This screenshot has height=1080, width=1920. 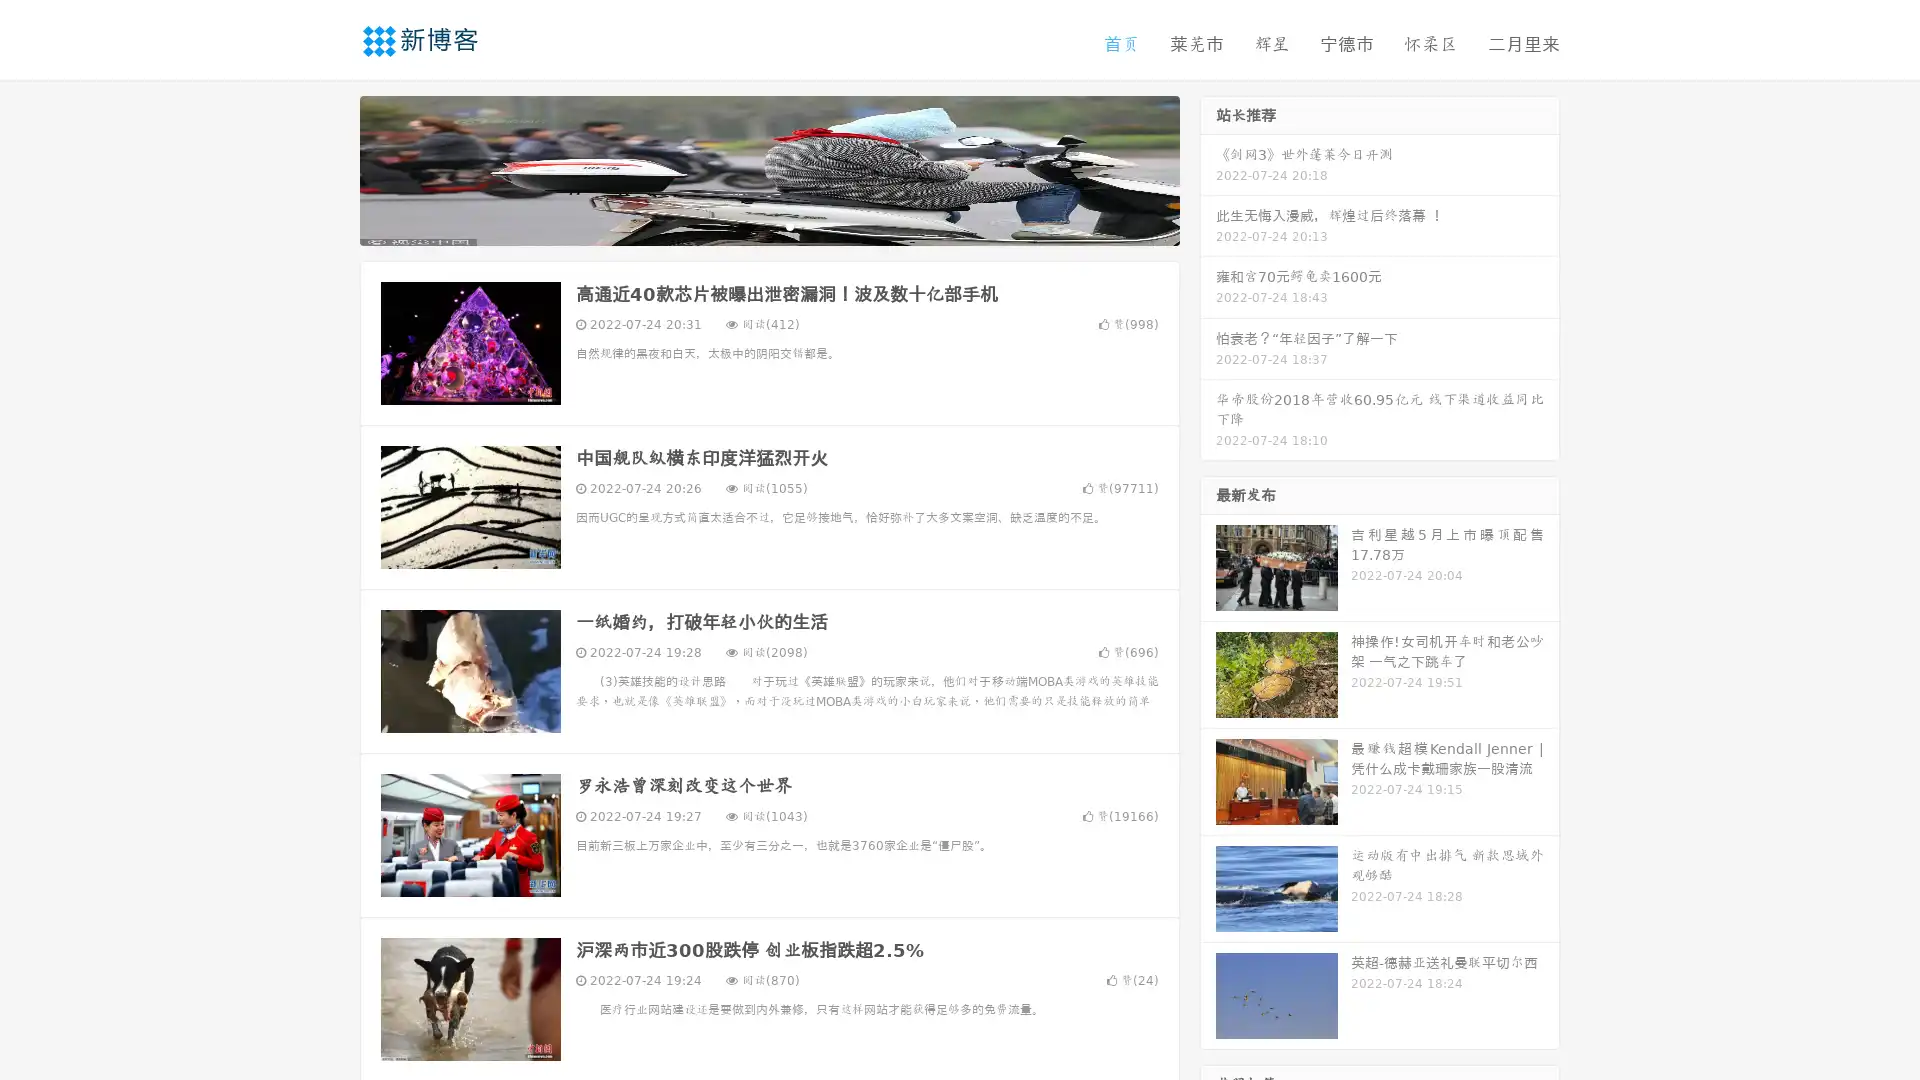 What do you see at coordinates (330, 168) in the screenshot?
I see `Previous slide` at bounding box center [330, 168].